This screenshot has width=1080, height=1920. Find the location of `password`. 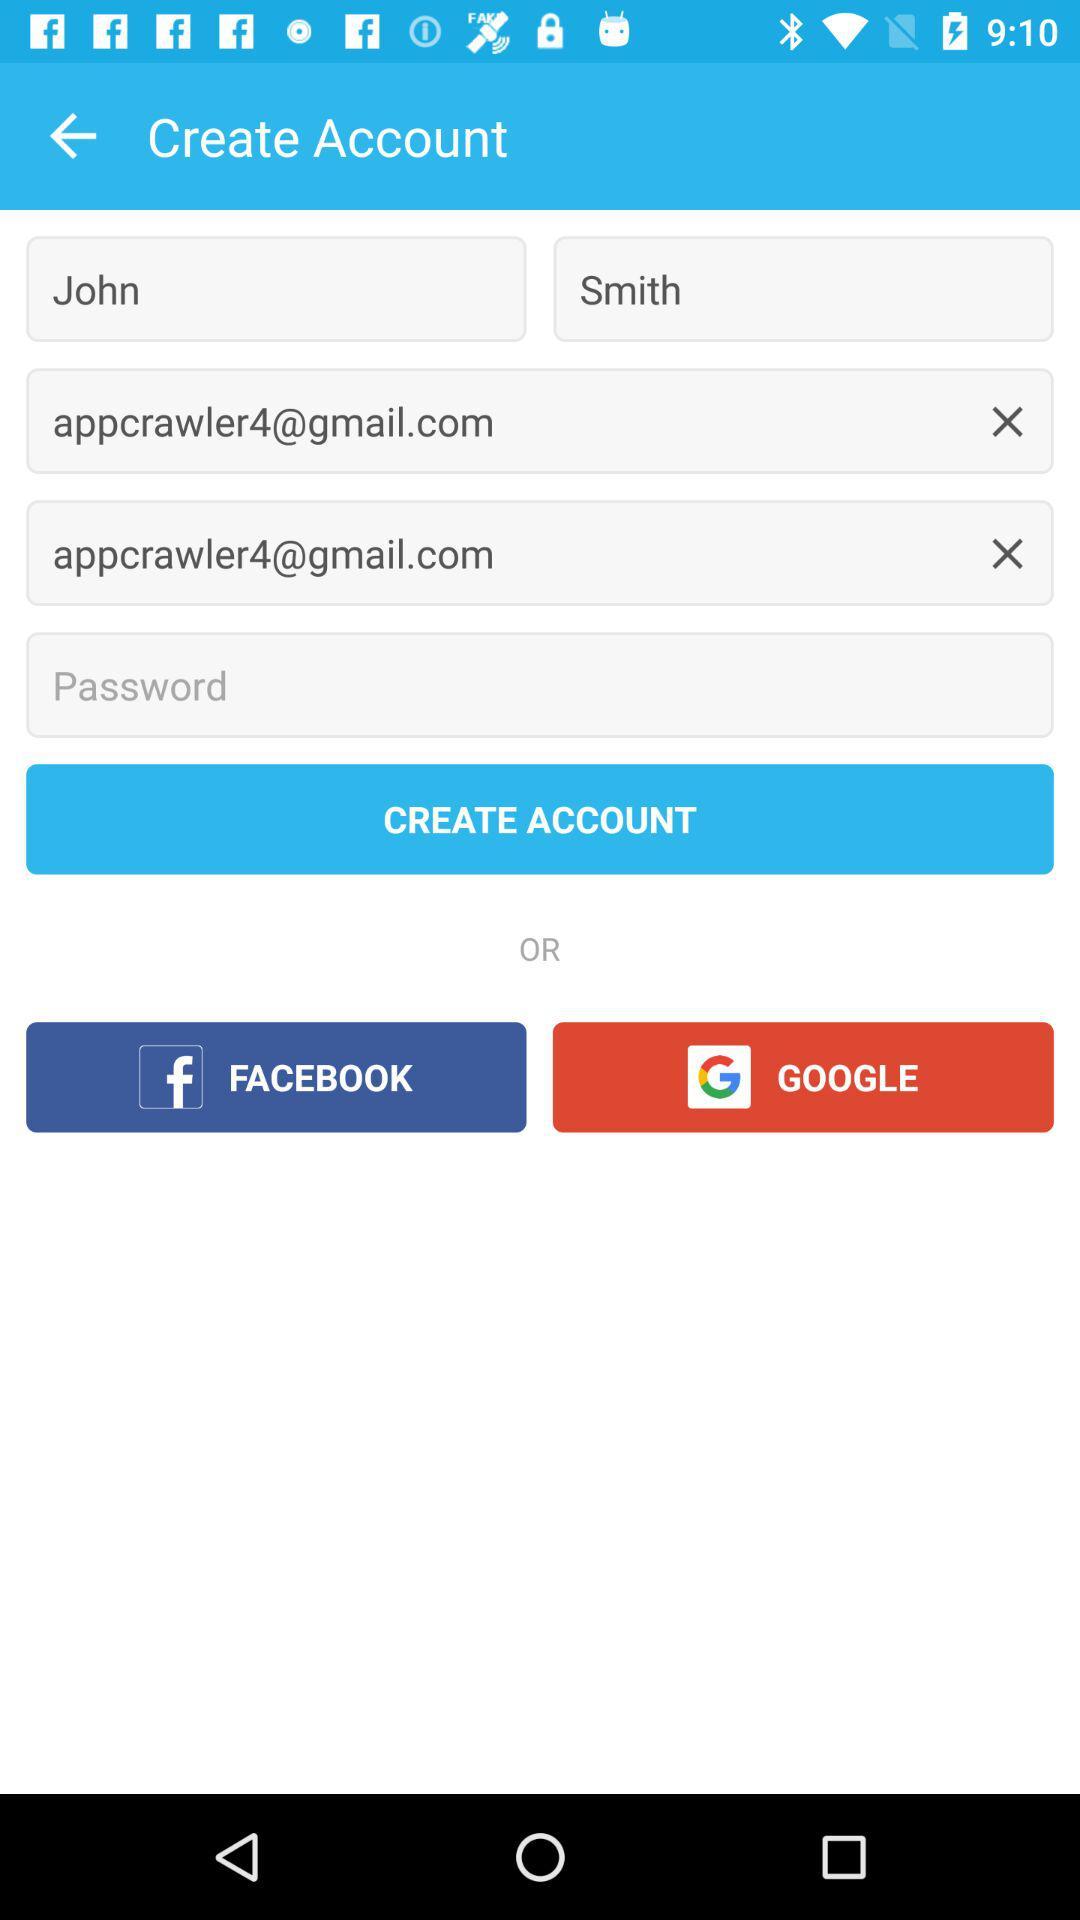

password is located at coordinates (540, 685).